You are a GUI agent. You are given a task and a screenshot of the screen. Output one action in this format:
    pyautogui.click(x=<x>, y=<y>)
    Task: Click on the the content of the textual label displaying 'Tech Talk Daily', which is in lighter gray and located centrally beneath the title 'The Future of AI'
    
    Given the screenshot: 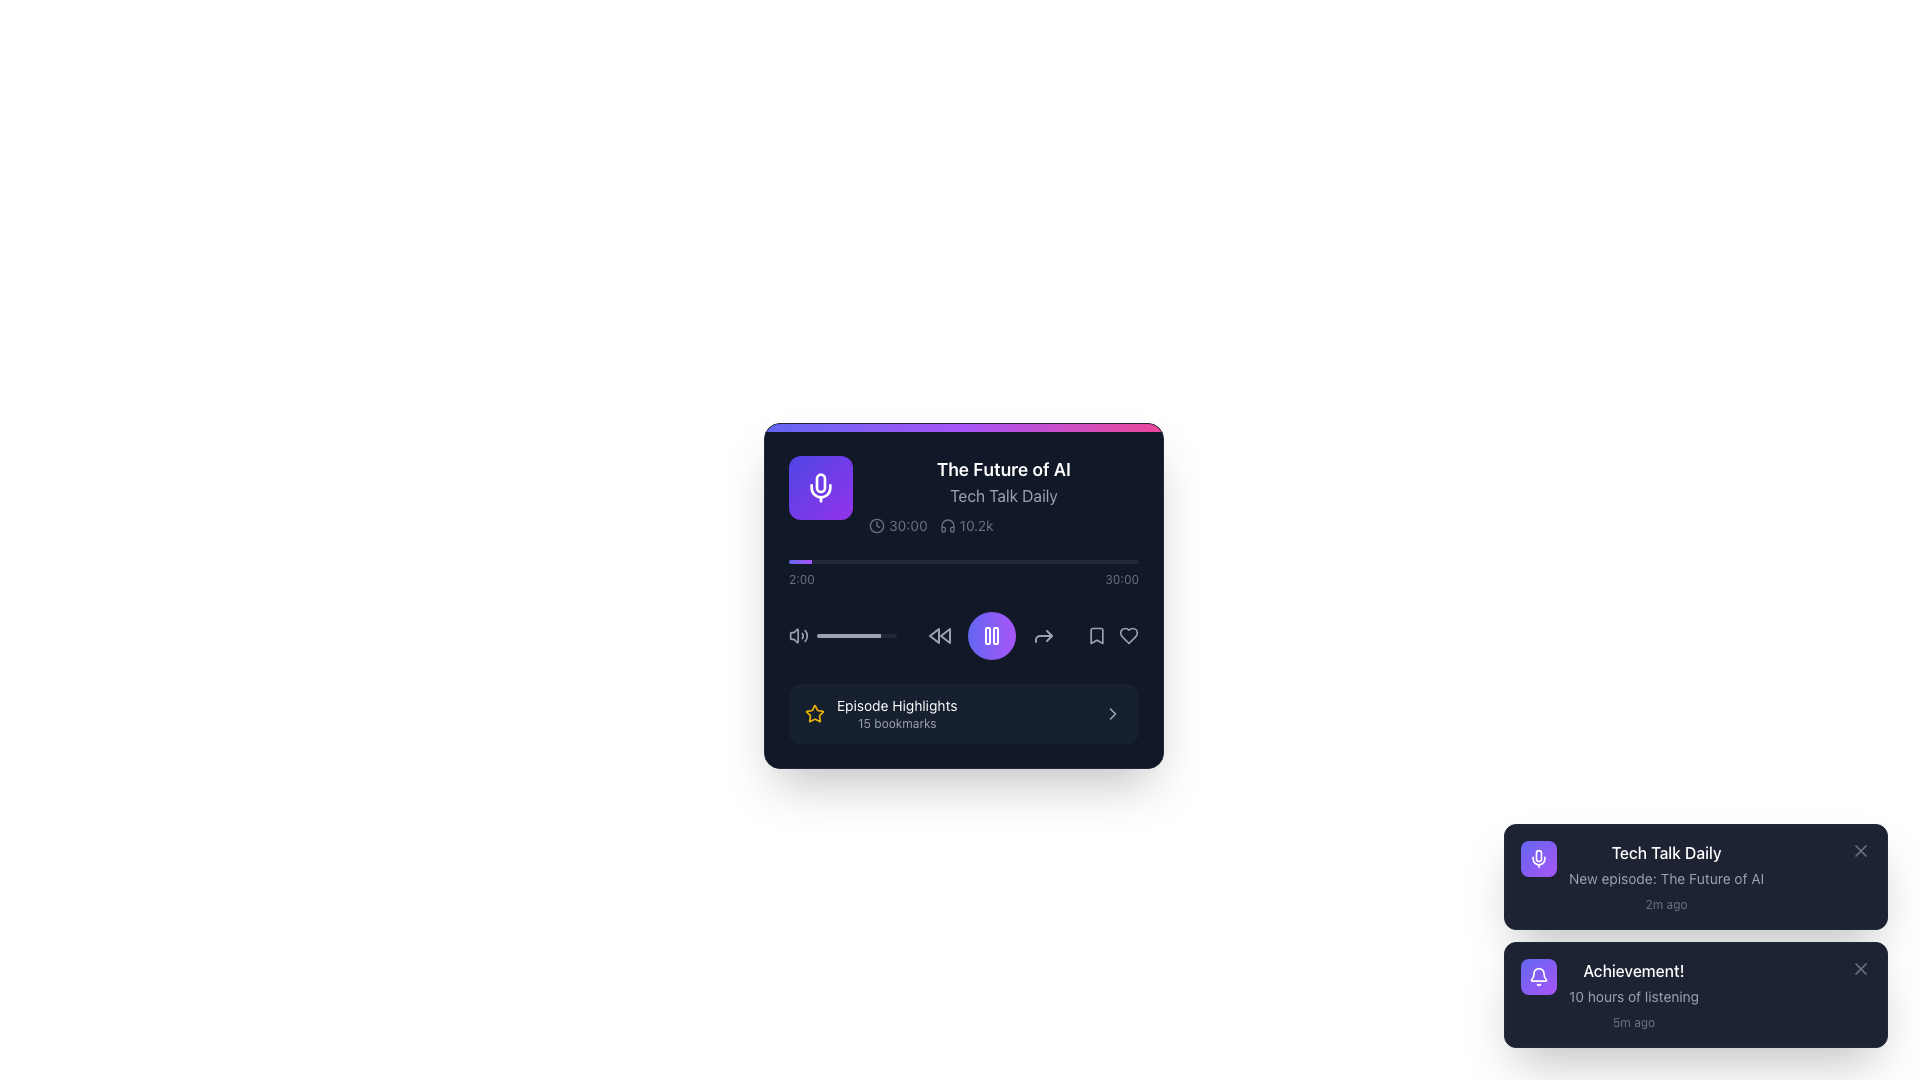 What is the action you would take?
    pyautogui.click(x=1003, y=495)
    